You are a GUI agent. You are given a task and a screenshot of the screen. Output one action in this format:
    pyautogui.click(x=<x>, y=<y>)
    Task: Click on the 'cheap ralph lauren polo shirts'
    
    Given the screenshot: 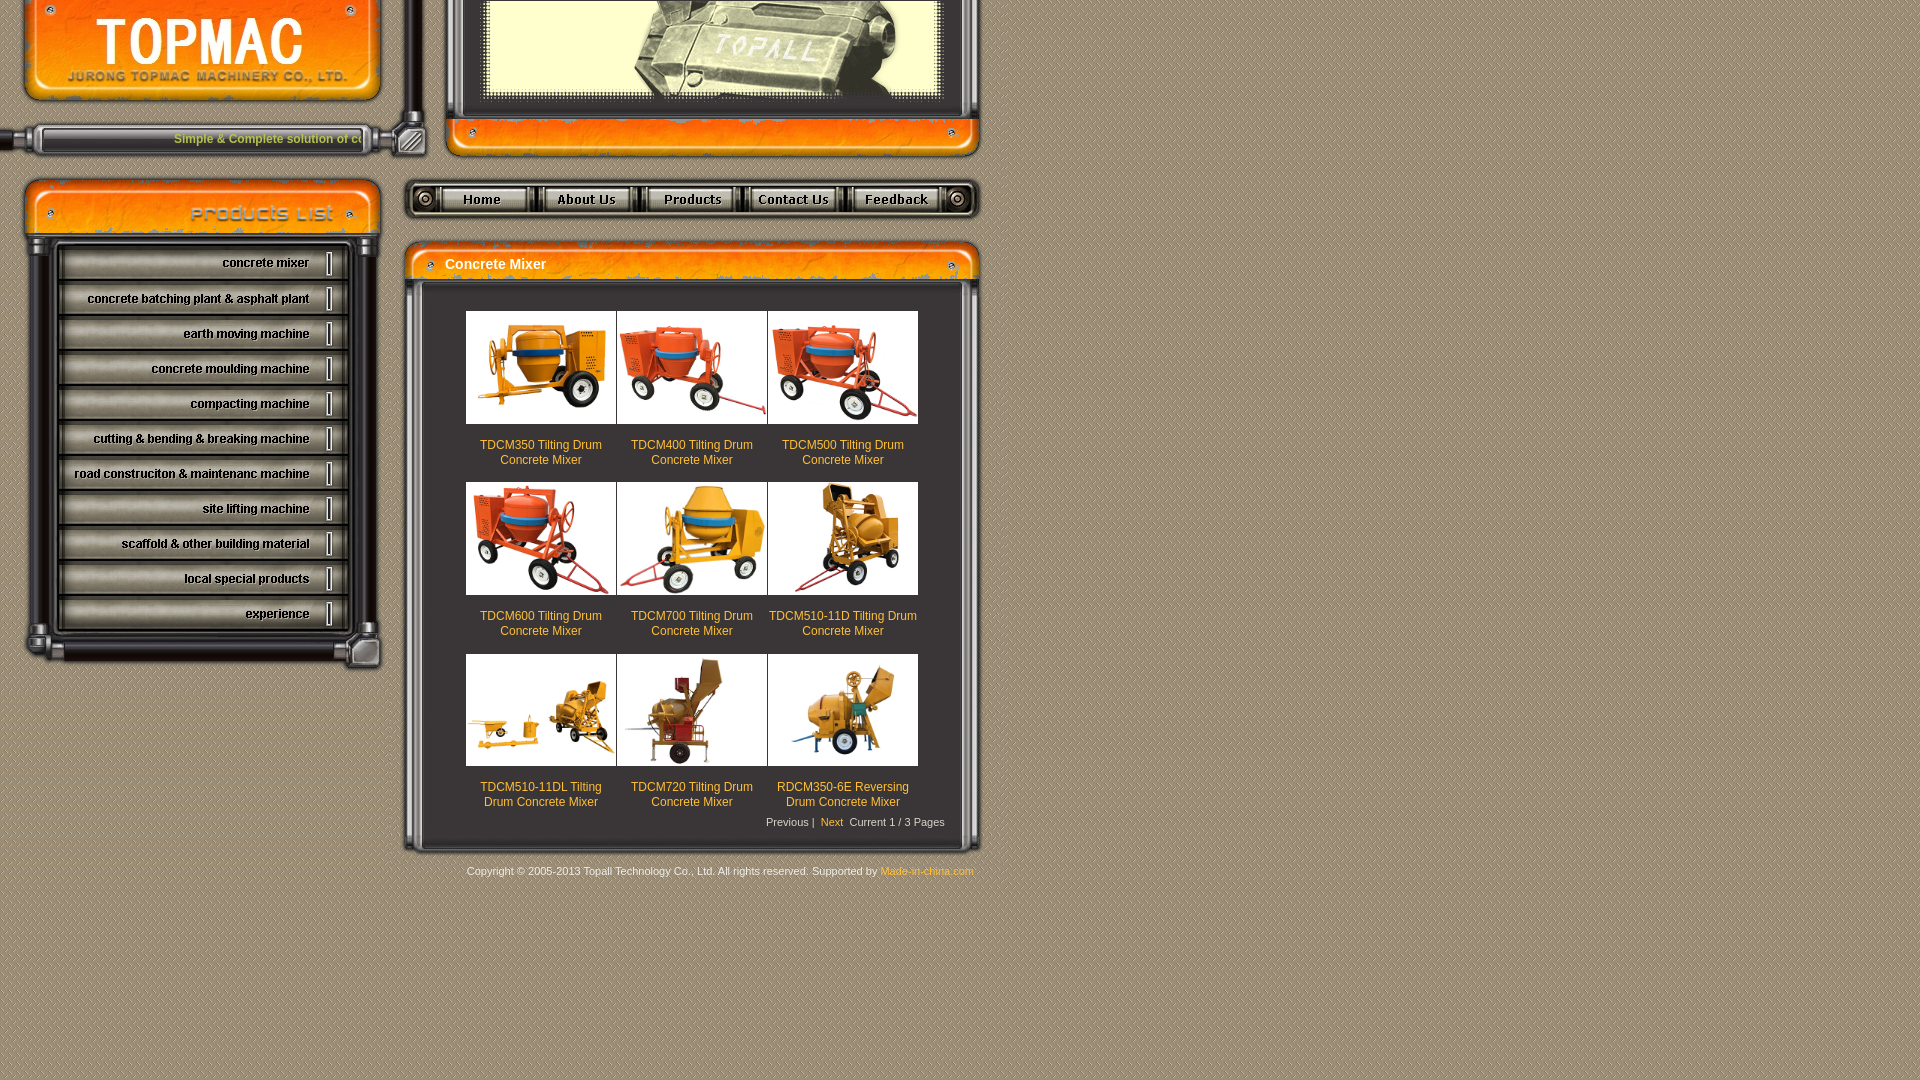 What is the action you would take?
    pyautogui.click(x=702, y=230)
    